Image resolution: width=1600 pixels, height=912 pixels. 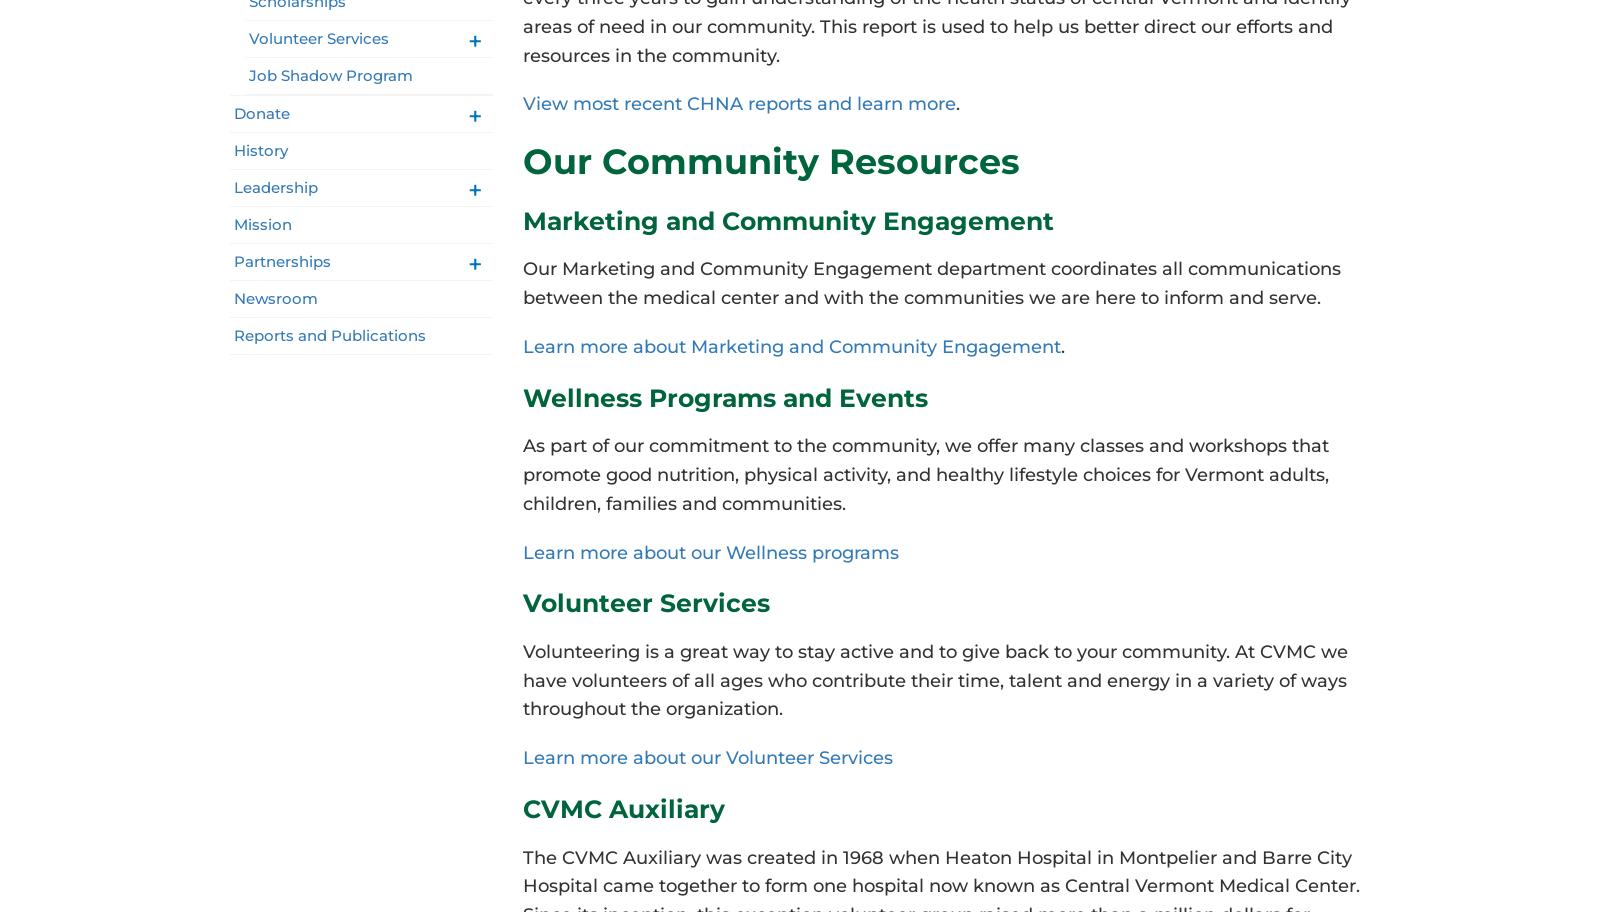 I want to click on 'As part of our commitment to the community, we offer many classes and workshops that promote good nutrition, physical activity, and healthy lifestyle choices for Vermont adults, children, families and communities.', so click(x=923, y=474).